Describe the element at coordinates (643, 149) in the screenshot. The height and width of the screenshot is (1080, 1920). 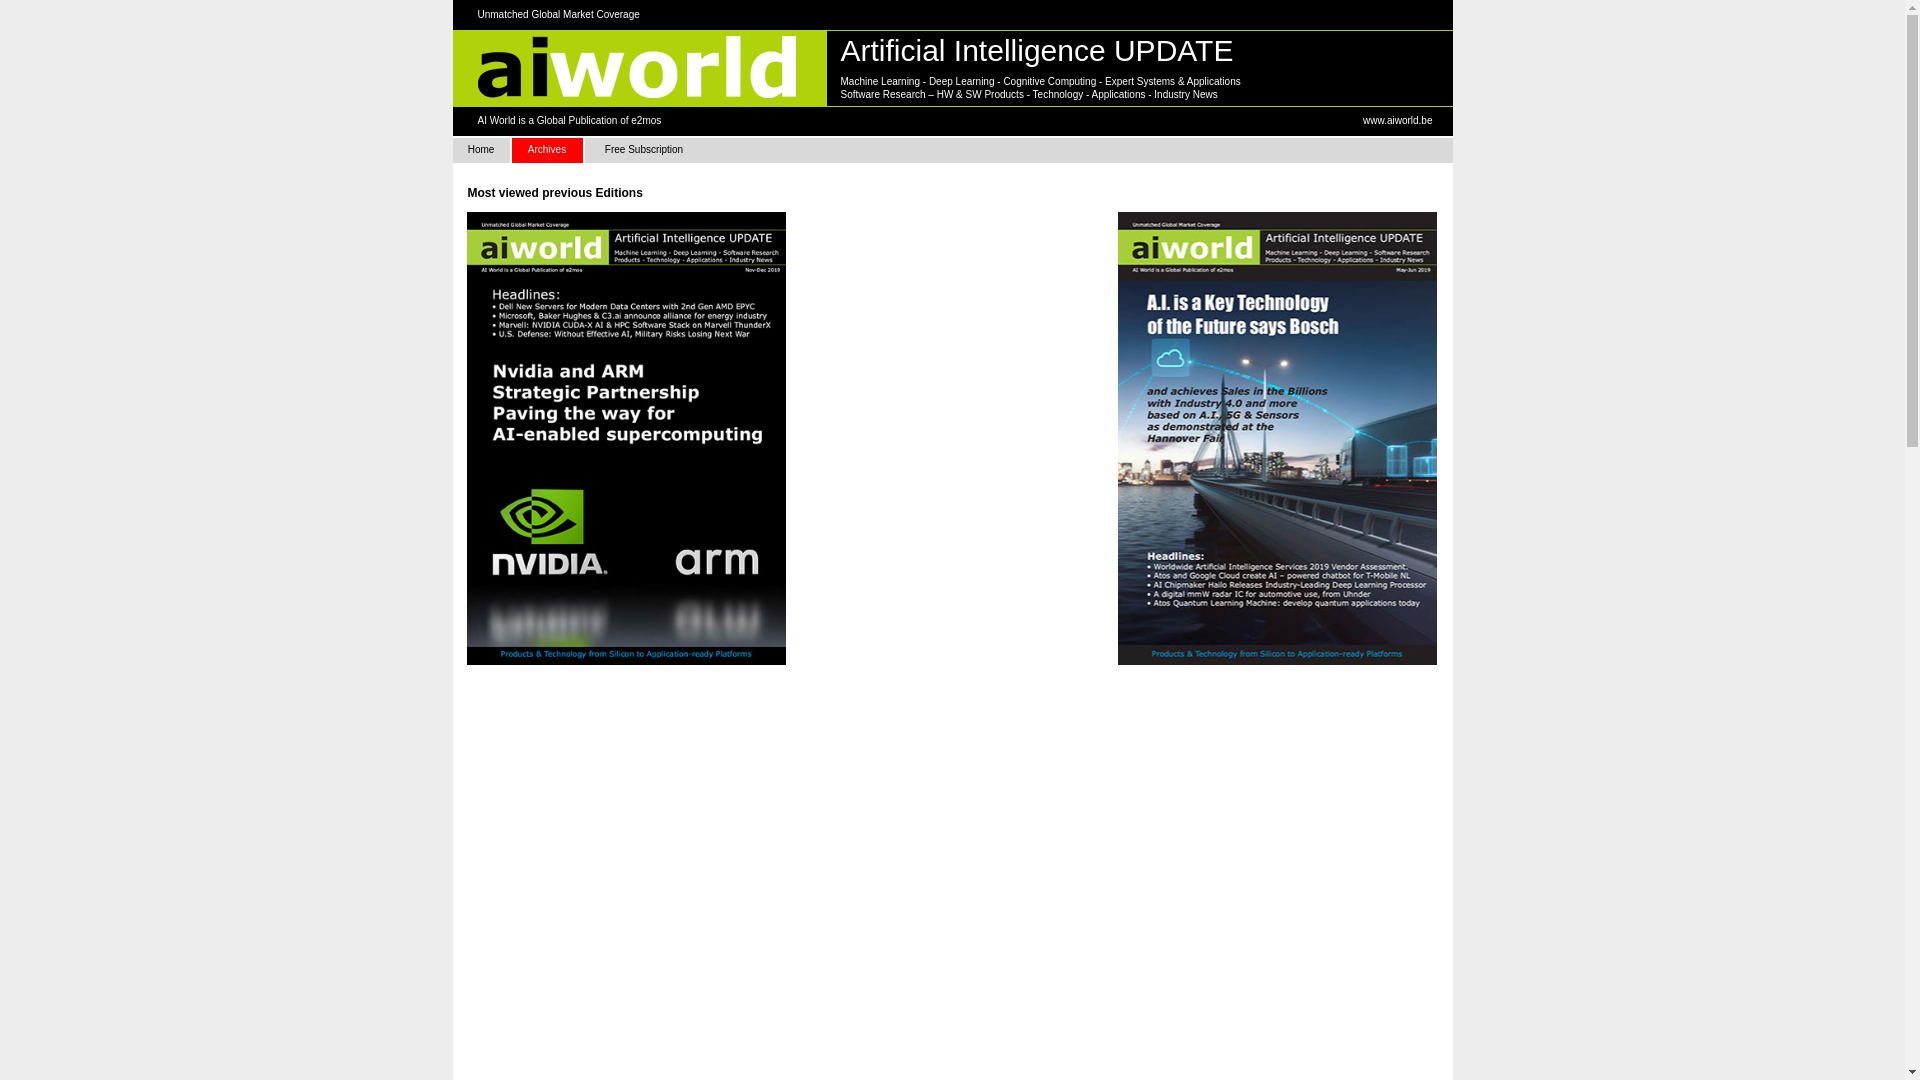
I see `'Free Subscription'` at that location.